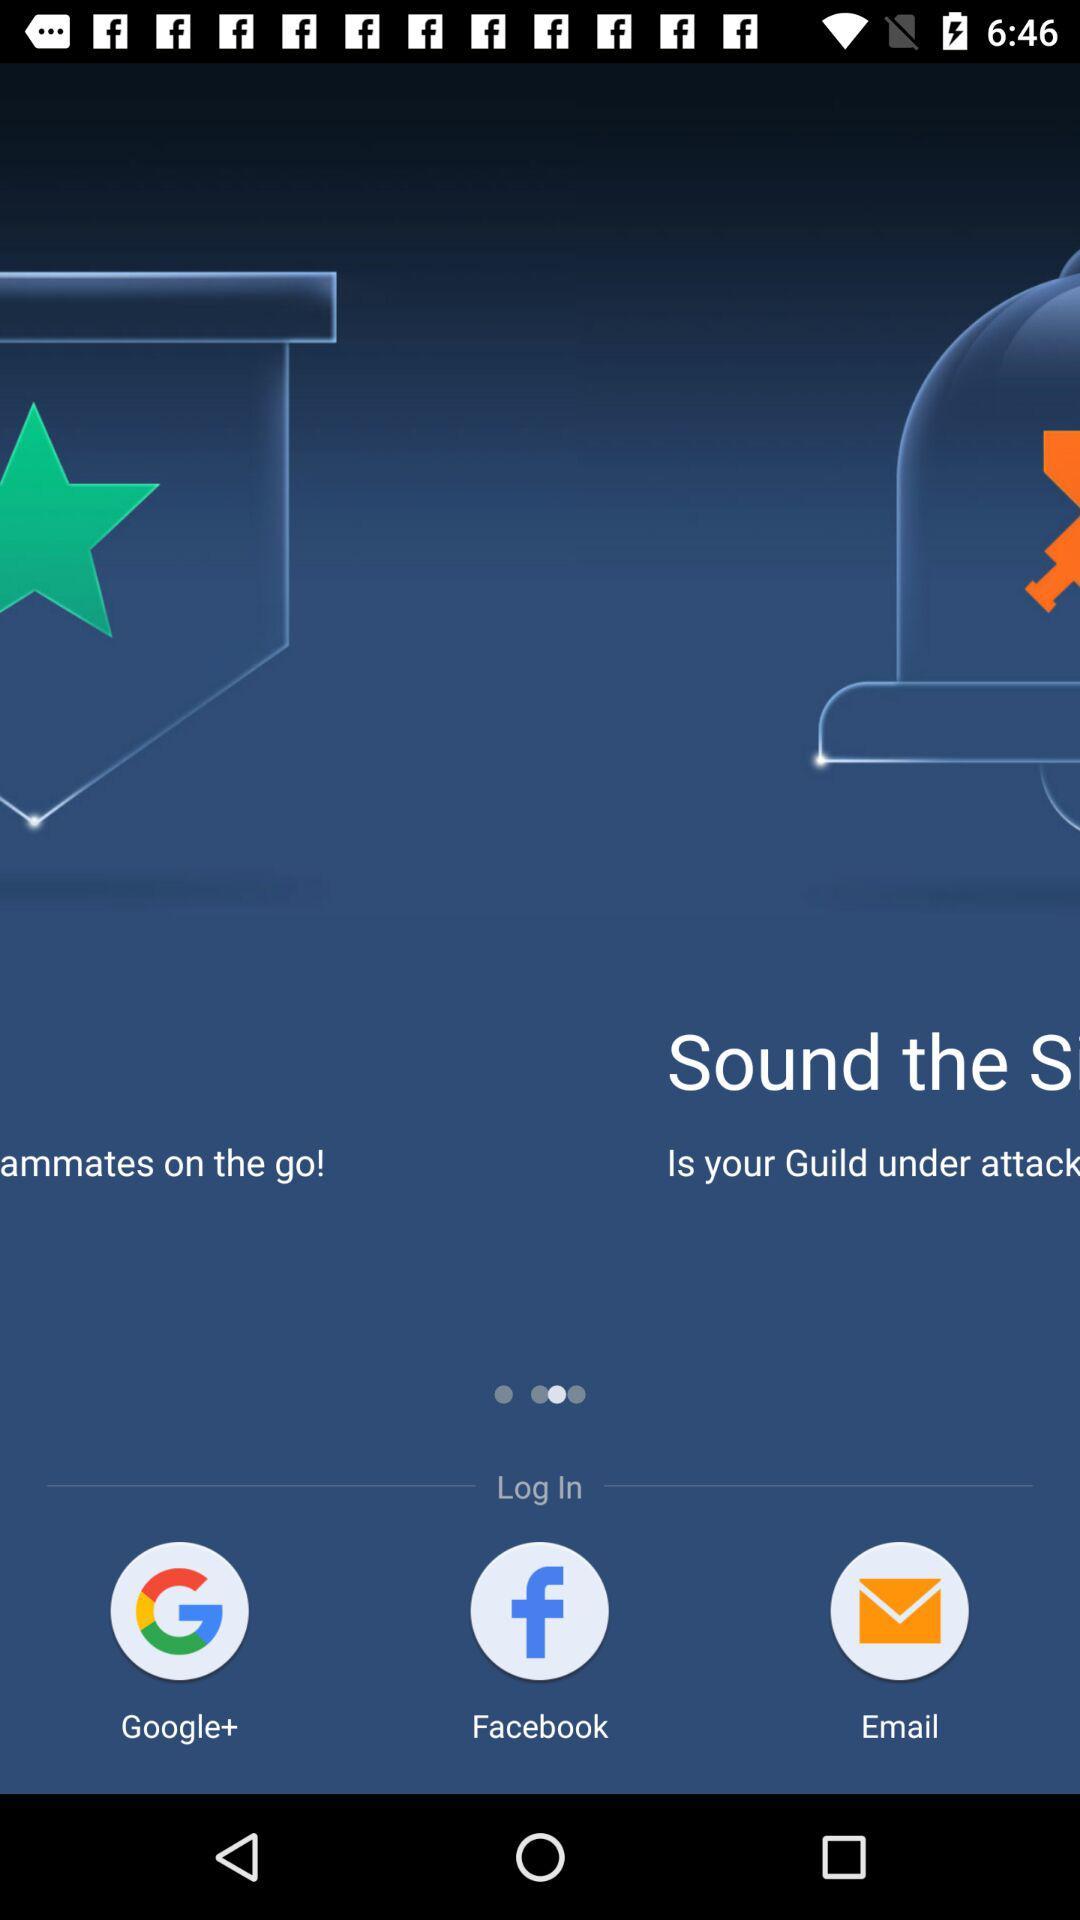 This screenshot has height=1920, width=1080. I want to click on open google plus app, so click(178, 1613).